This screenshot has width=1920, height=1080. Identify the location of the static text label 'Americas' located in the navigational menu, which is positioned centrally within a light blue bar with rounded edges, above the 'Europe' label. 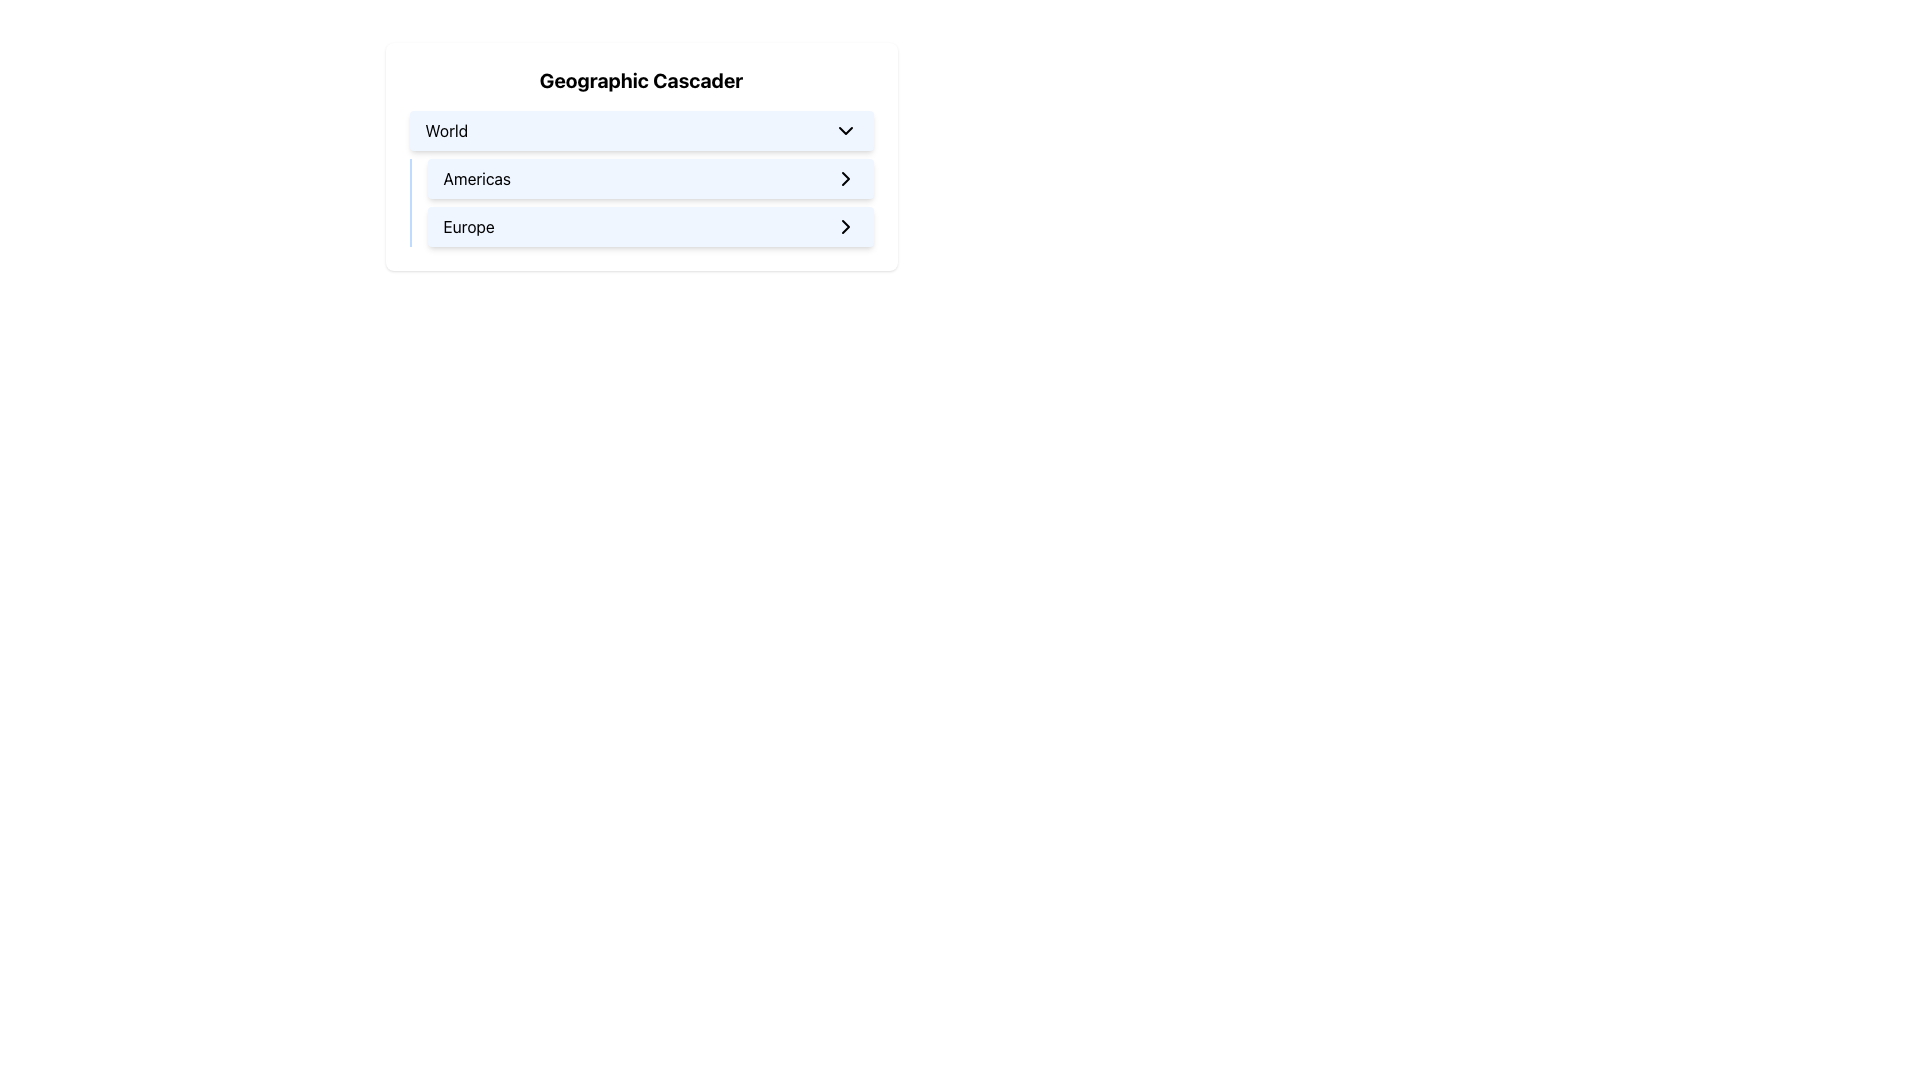
(476, 177).